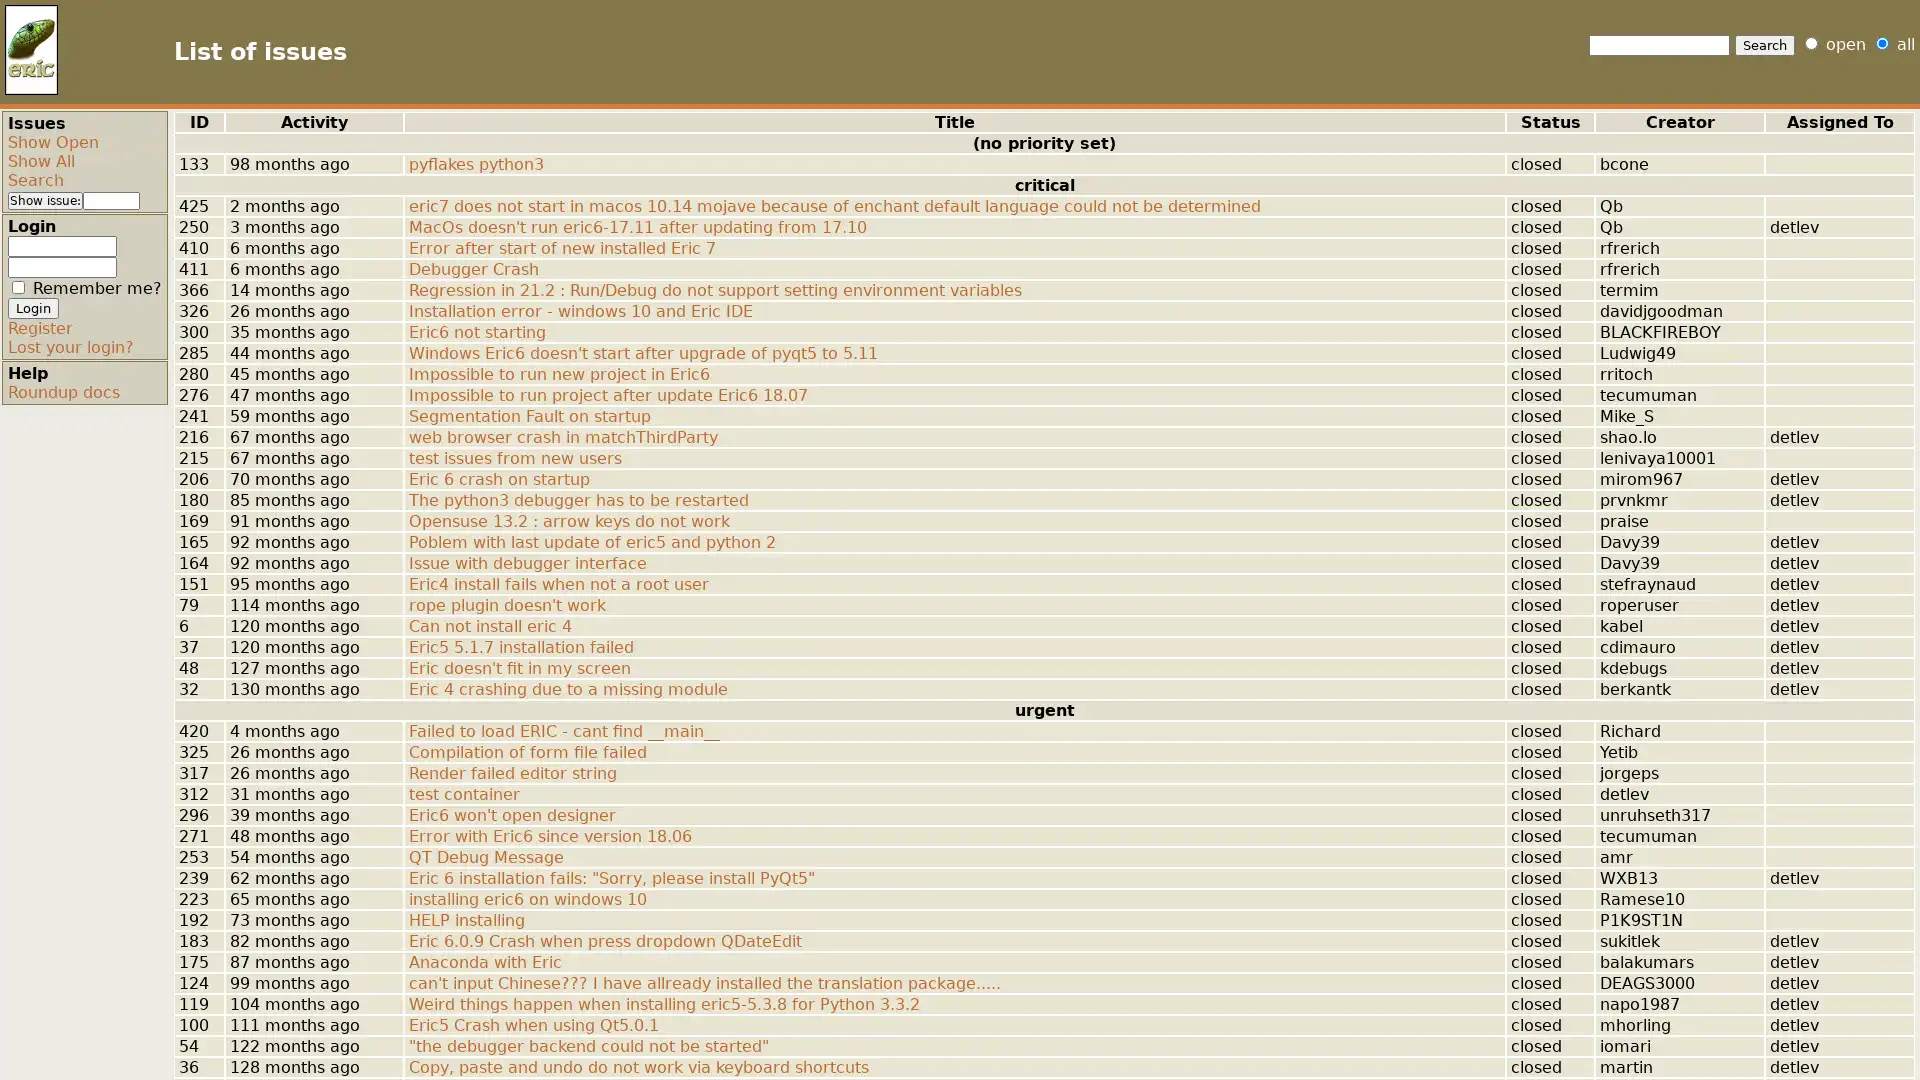 The width and height of the screenshot is (1920, 1080). I want to click on Search, so click(1765, 45).